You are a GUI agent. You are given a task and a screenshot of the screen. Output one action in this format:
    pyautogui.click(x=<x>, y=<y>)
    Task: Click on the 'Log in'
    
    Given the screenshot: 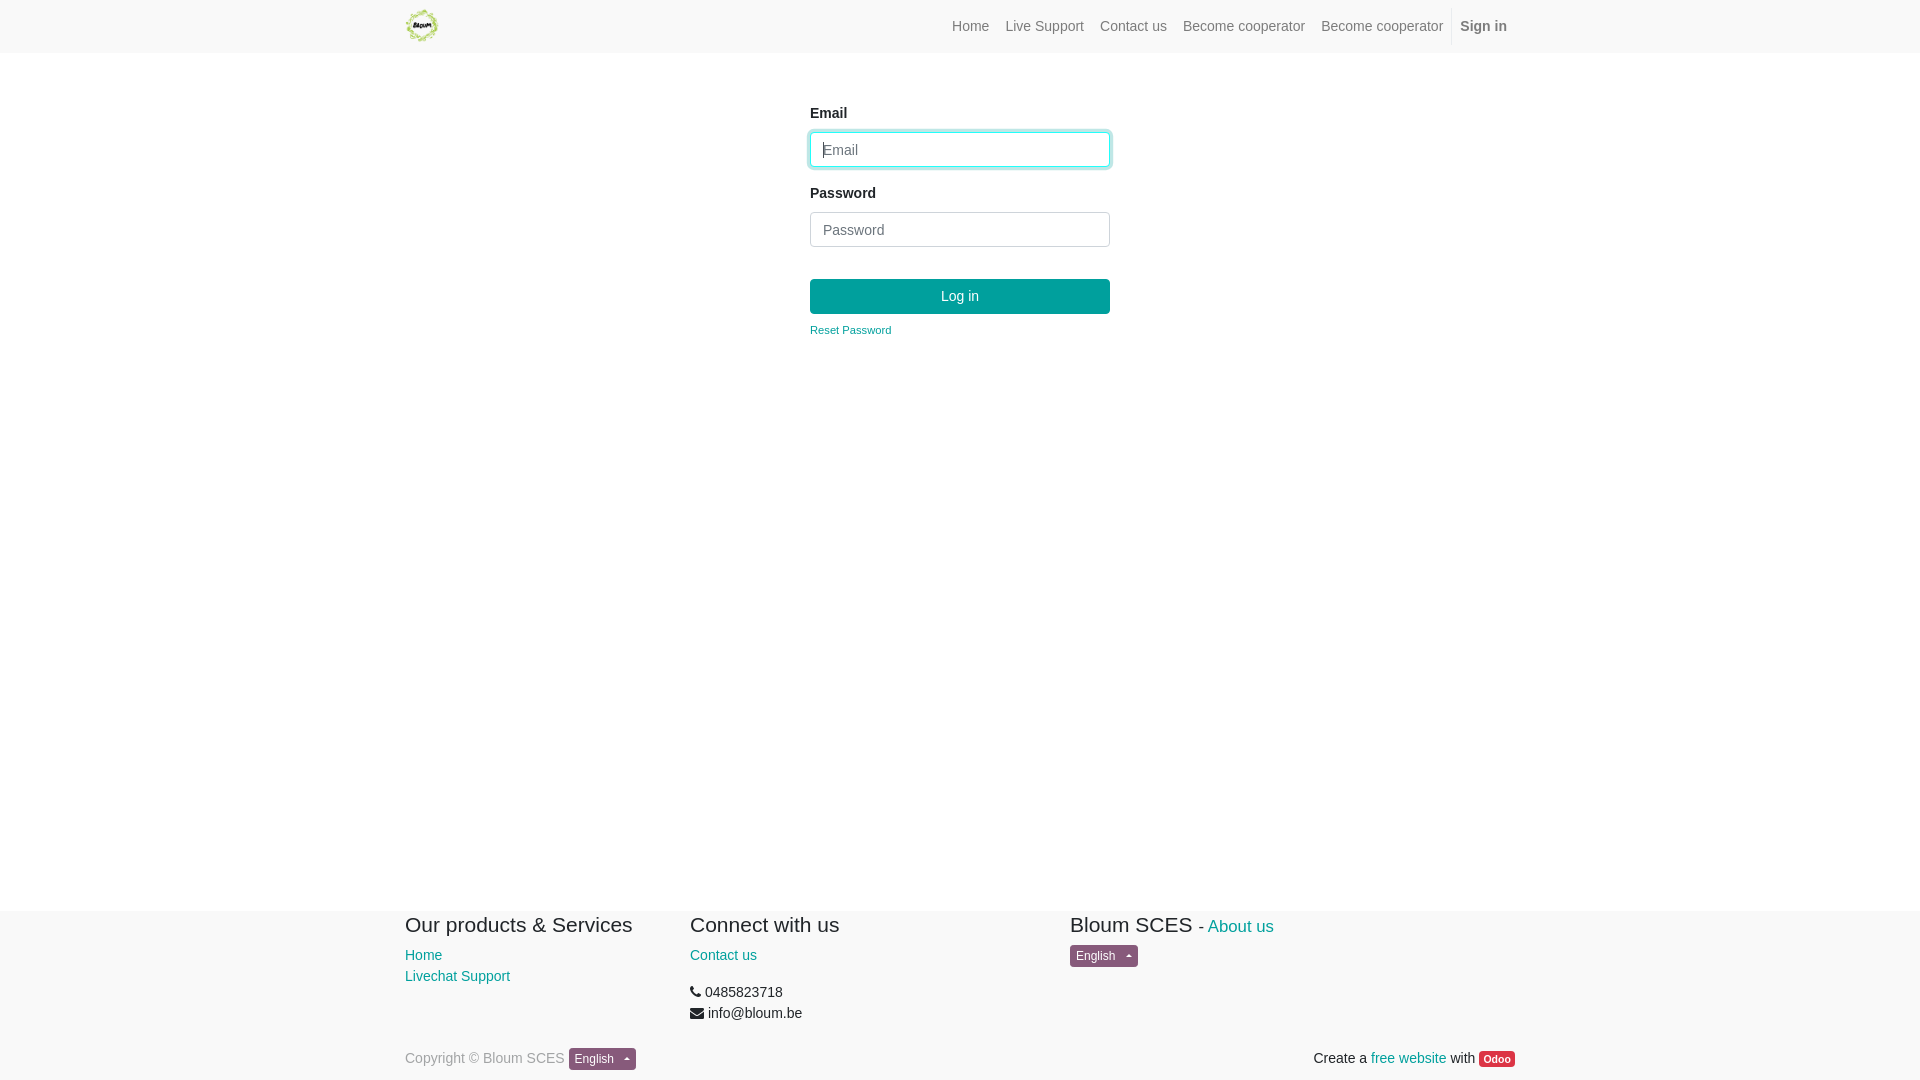 What is the action you would take?
    pyautogui.click(x=960, y=296)
    